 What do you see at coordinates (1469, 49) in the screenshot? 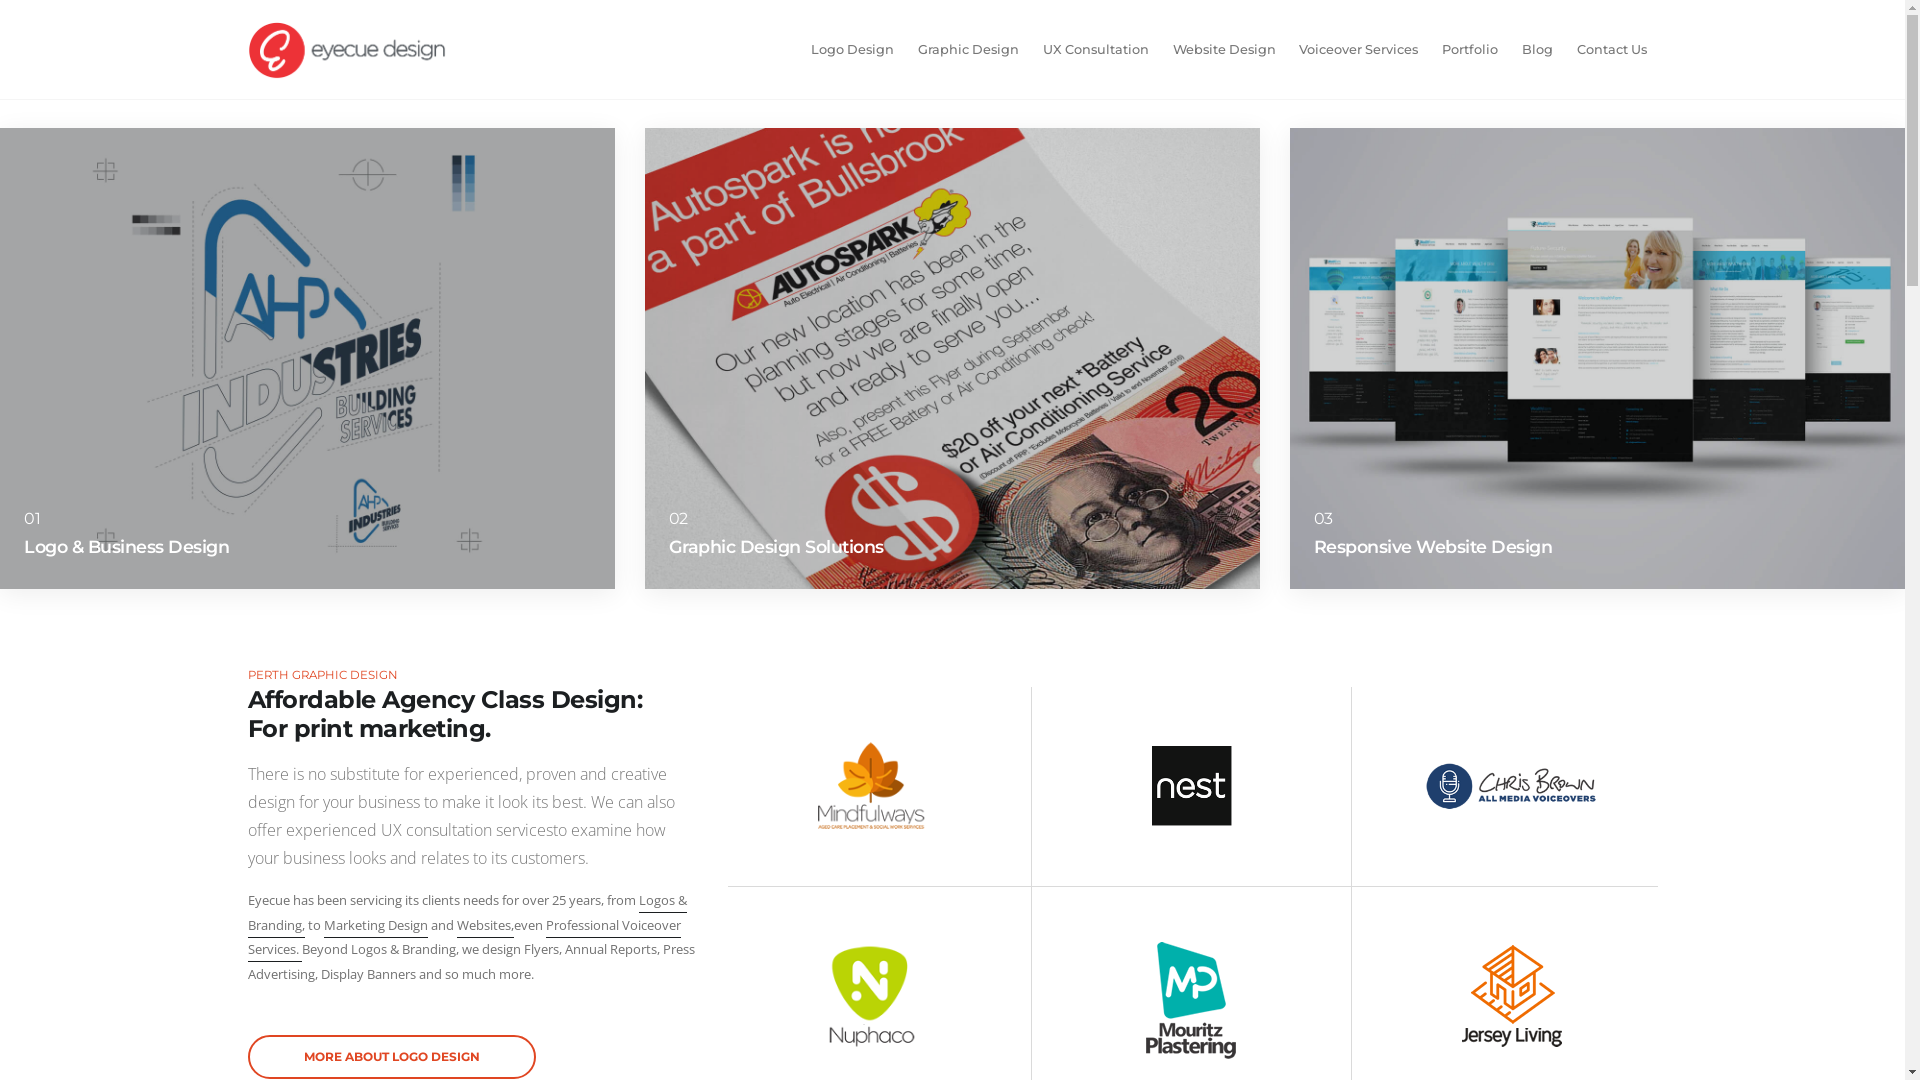
I see `'Portfolio'` at bounding box center [1469, 49].